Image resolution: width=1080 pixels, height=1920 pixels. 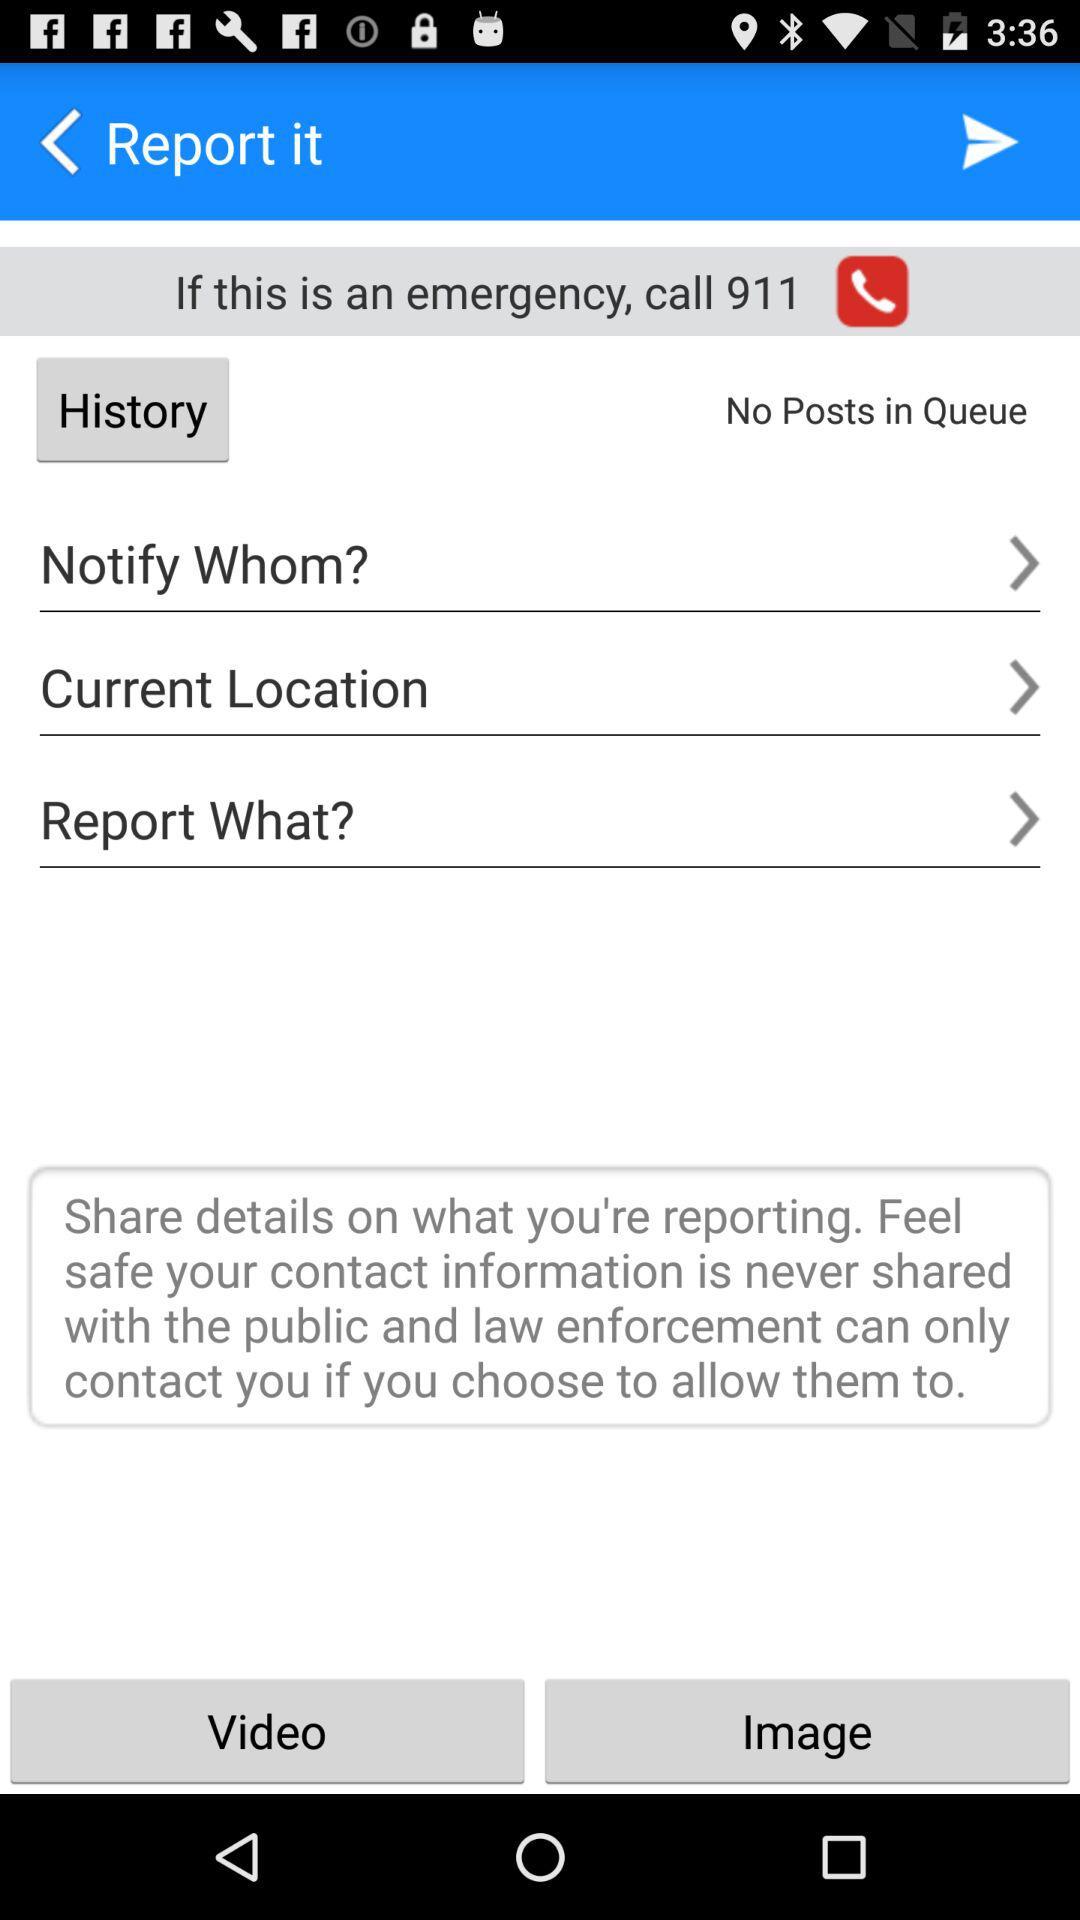 I want to click on the send icon, so click(x=990, y=150).